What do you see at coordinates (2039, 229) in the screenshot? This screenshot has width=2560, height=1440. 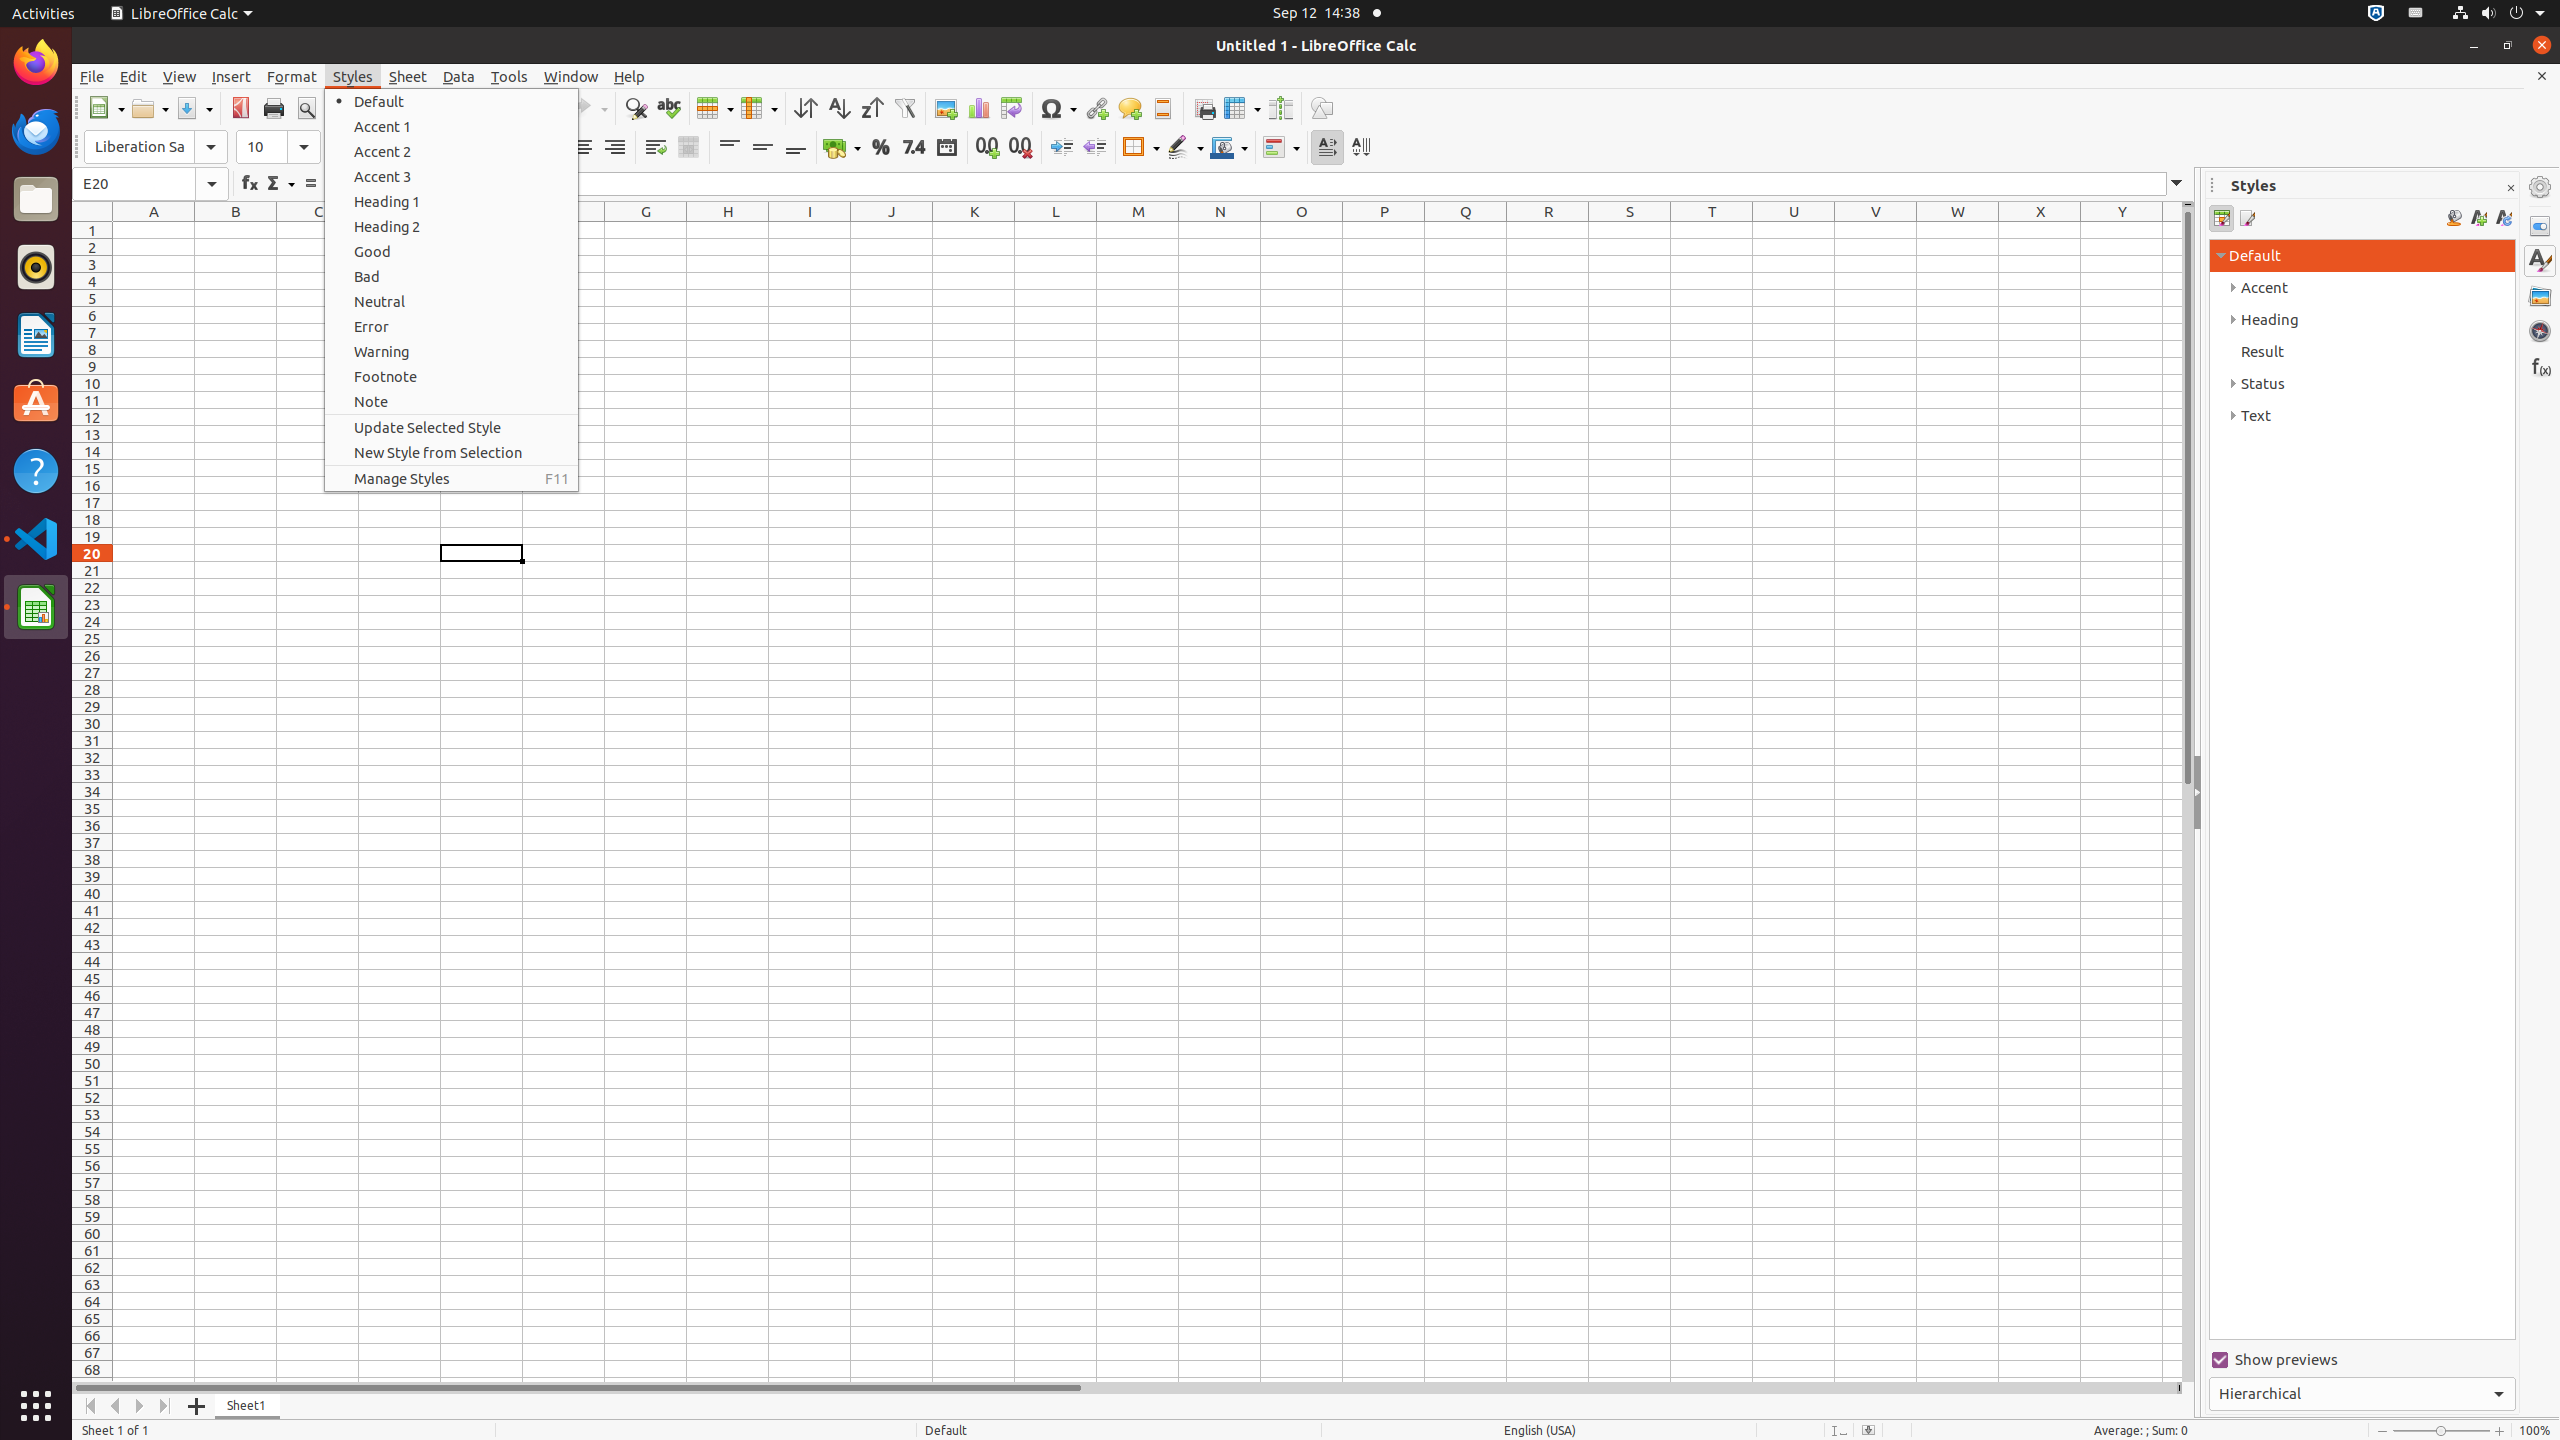 I see `'X1'` at bounding box center [2039, 229].